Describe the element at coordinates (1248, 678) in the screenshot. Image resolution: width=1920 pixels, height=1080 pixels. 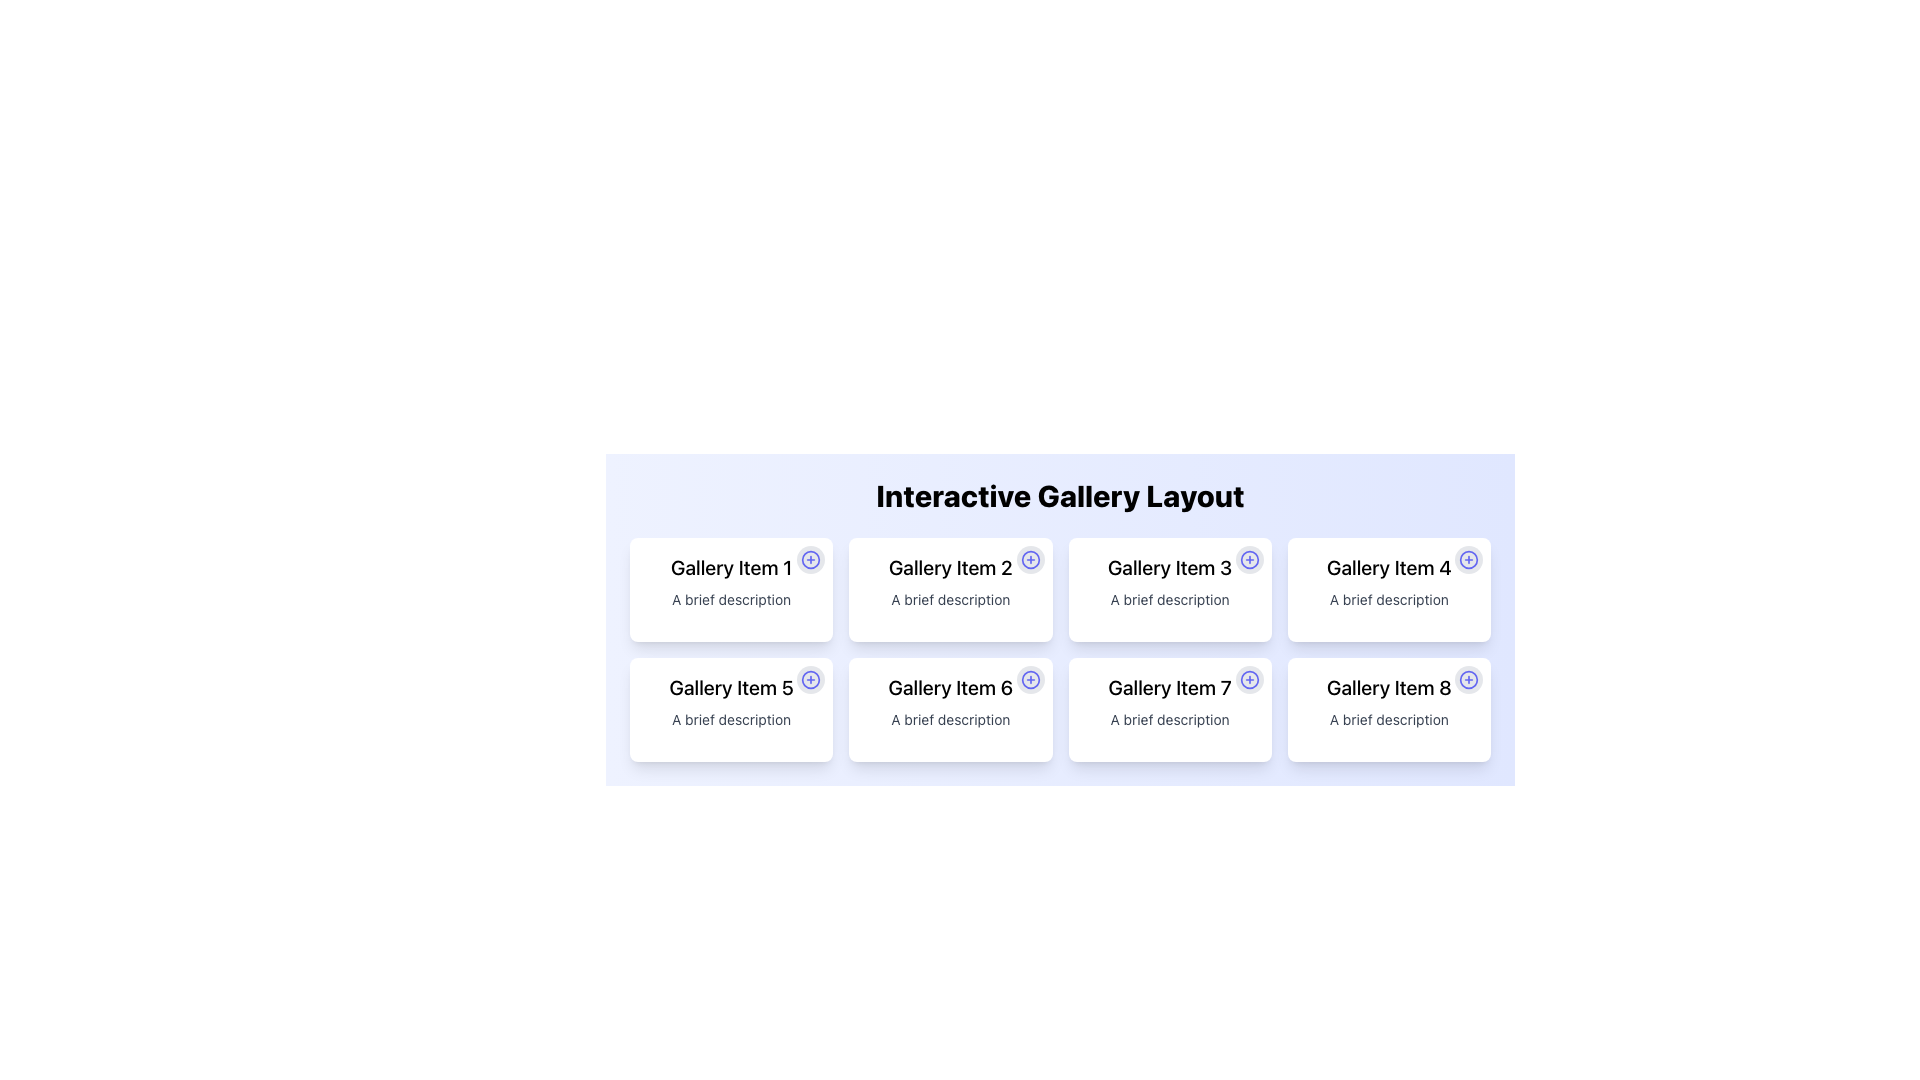
I see `the circular icon located at the top right corner of the card labeled 'Gallery Item 7'` at that location.